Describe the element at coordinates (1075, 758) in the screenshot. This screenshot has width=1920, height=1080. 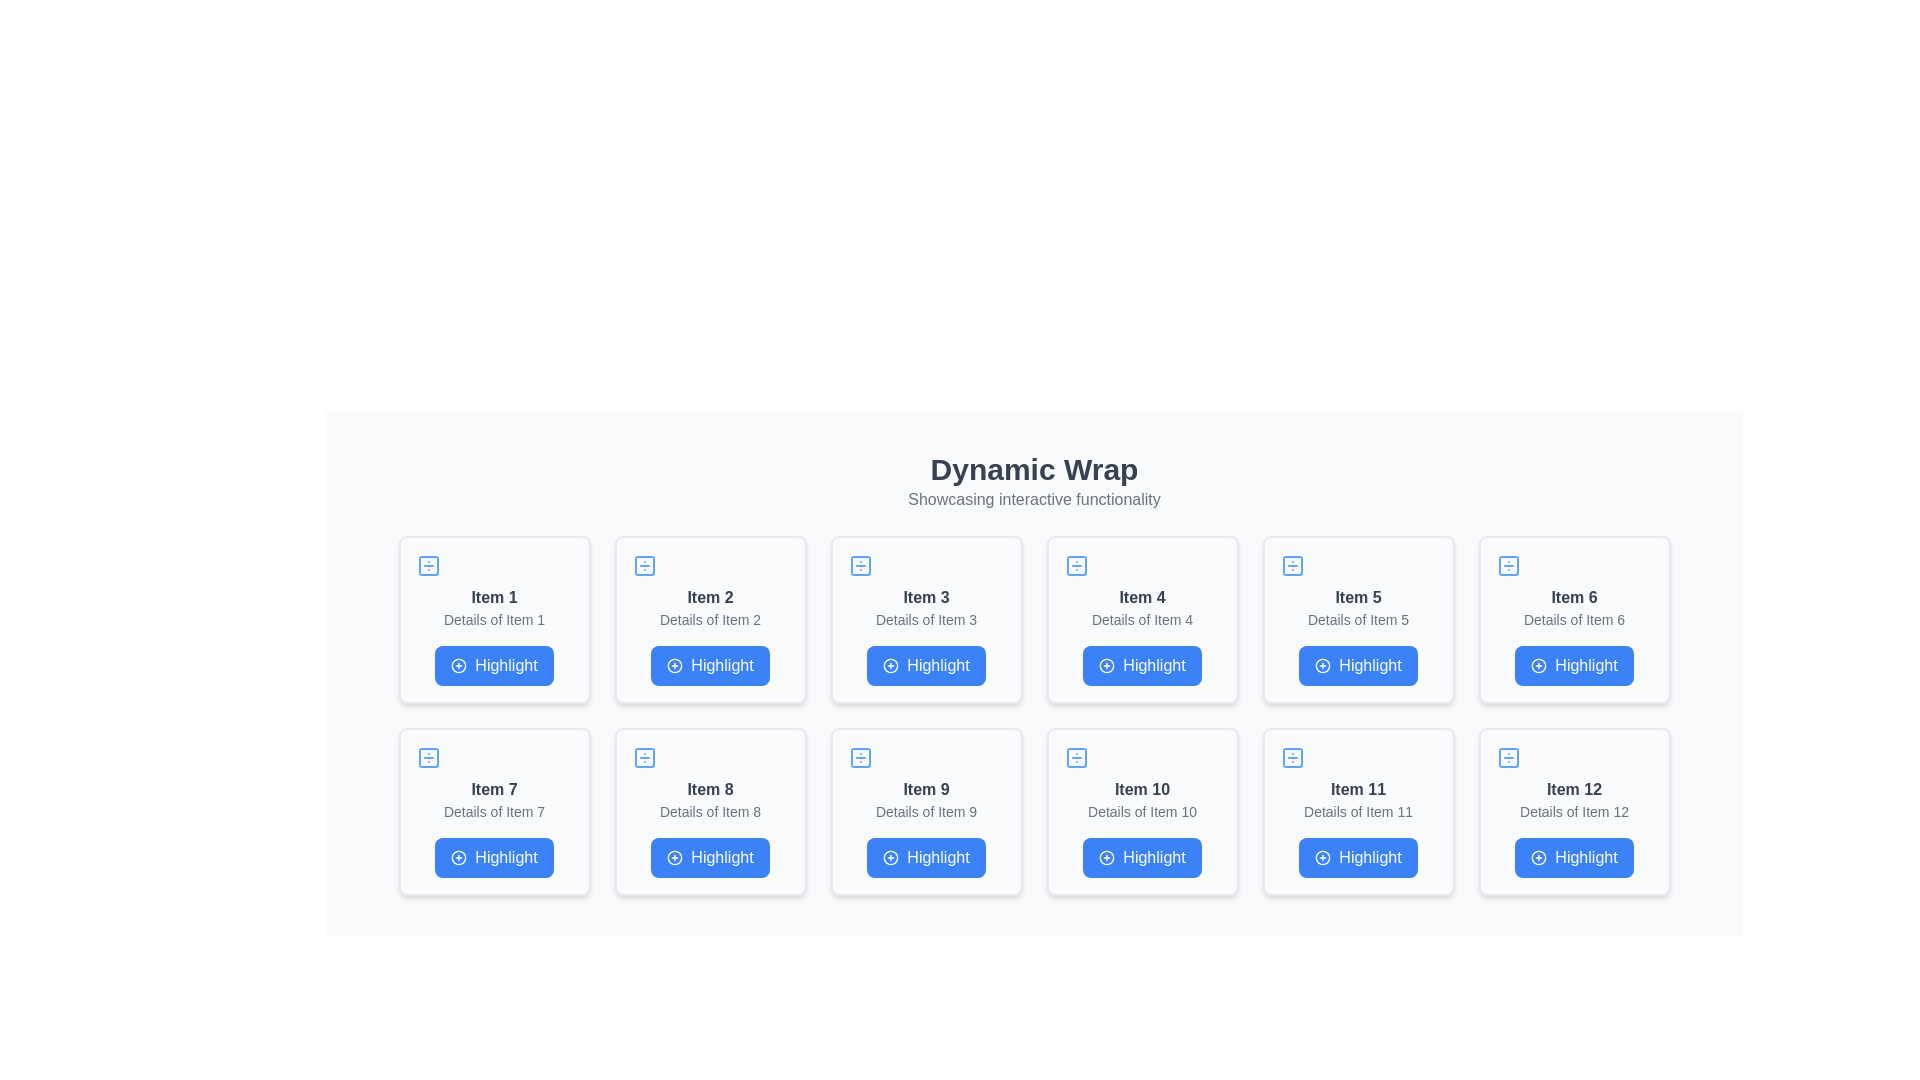
I see `the divide icon located within the card titled 'Item 10', positioned in the second row and fourth column of the grid layout` at that location.